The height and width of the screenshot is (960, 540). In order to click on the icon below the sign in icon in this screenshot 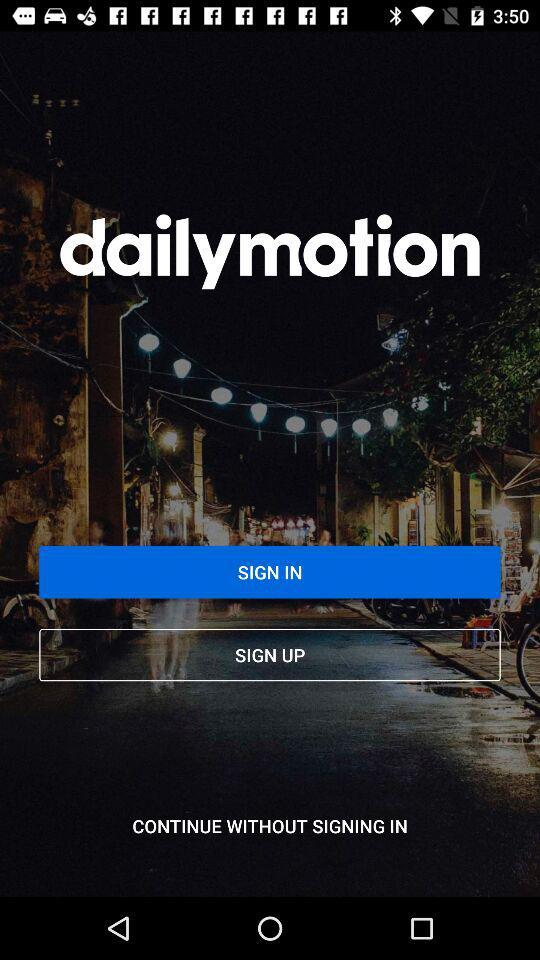, I will do `click(270, 654)`.